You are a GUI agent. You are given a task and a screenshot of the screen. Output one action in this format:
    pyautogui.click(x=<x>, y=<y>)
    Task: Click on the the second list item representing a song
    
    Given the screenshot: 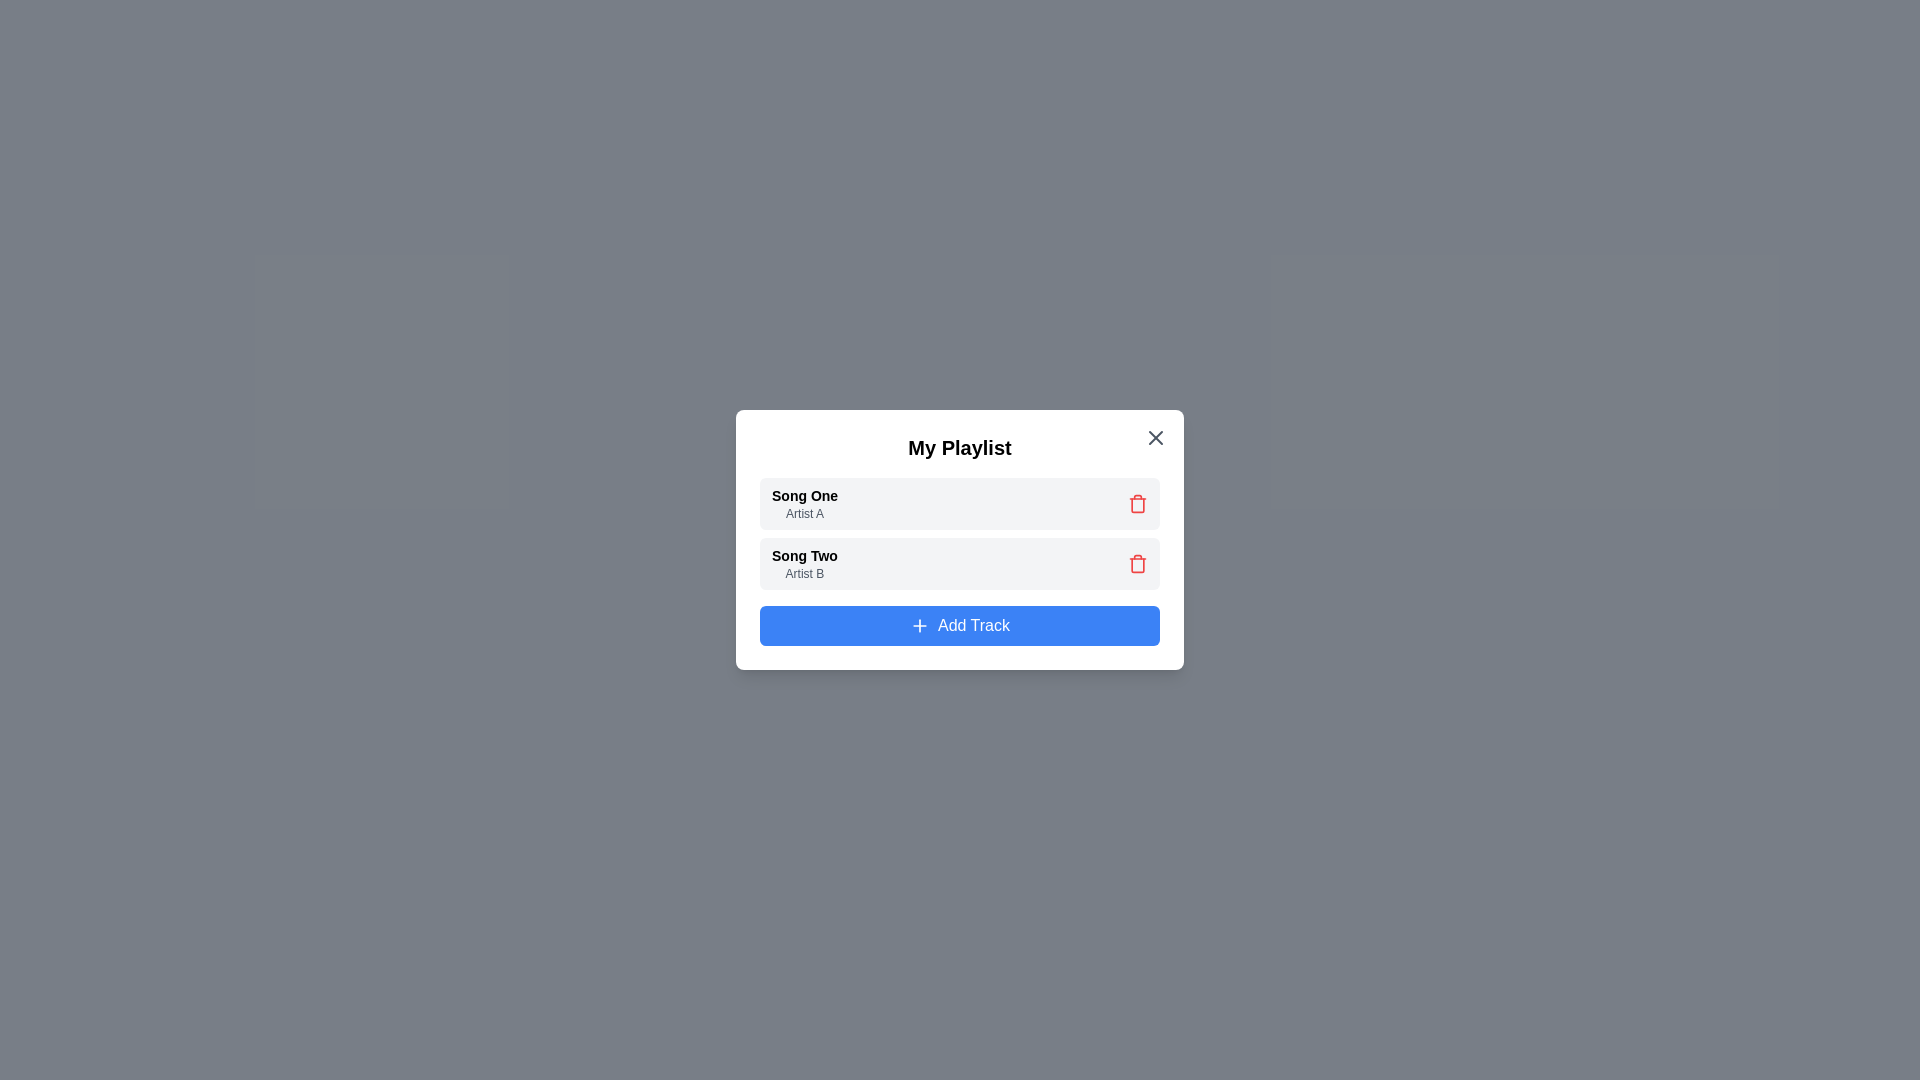 What is the action you would take?
    pyautogui.click(x=960, y=563)
    